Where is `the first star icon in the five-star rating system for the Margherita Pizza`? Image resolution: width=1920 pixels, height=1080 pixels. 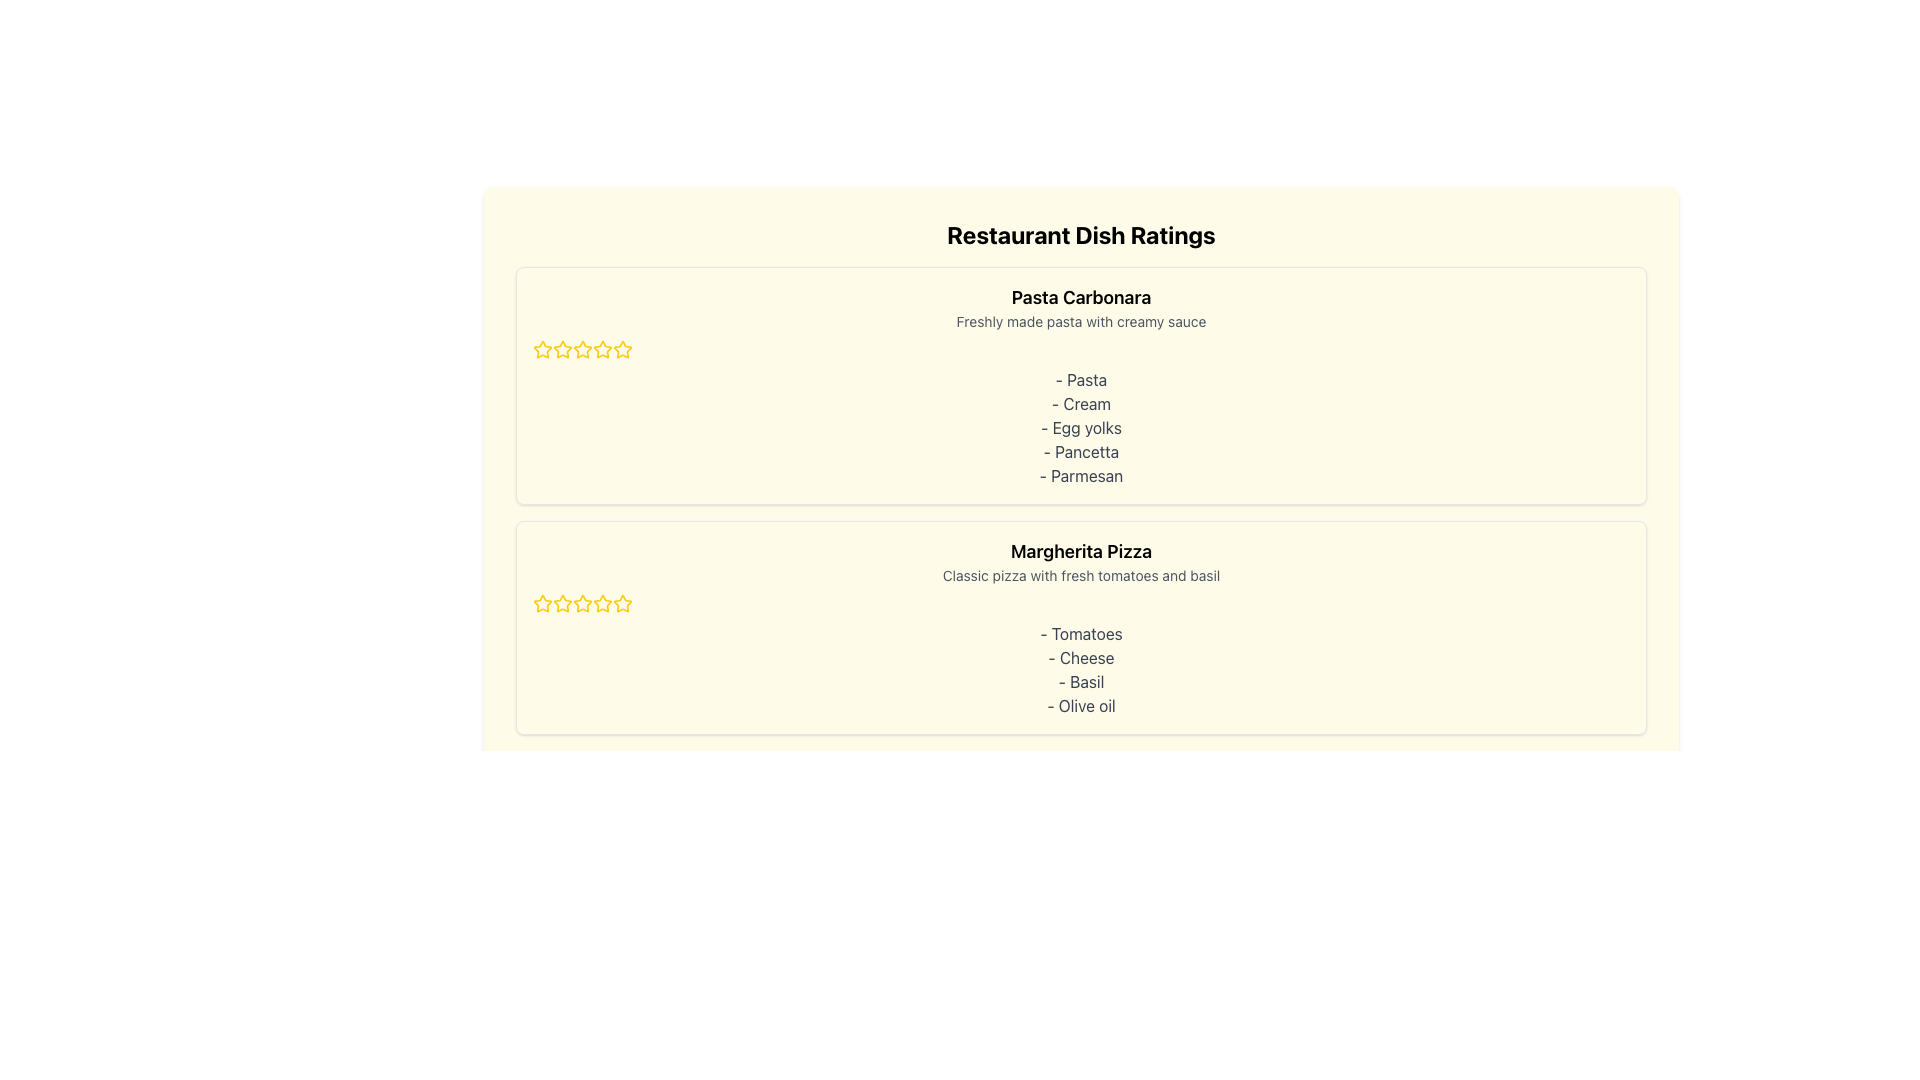 the first star icon in the five-star rating system for the Margherita Pizza is located at coordinates (542, 602).